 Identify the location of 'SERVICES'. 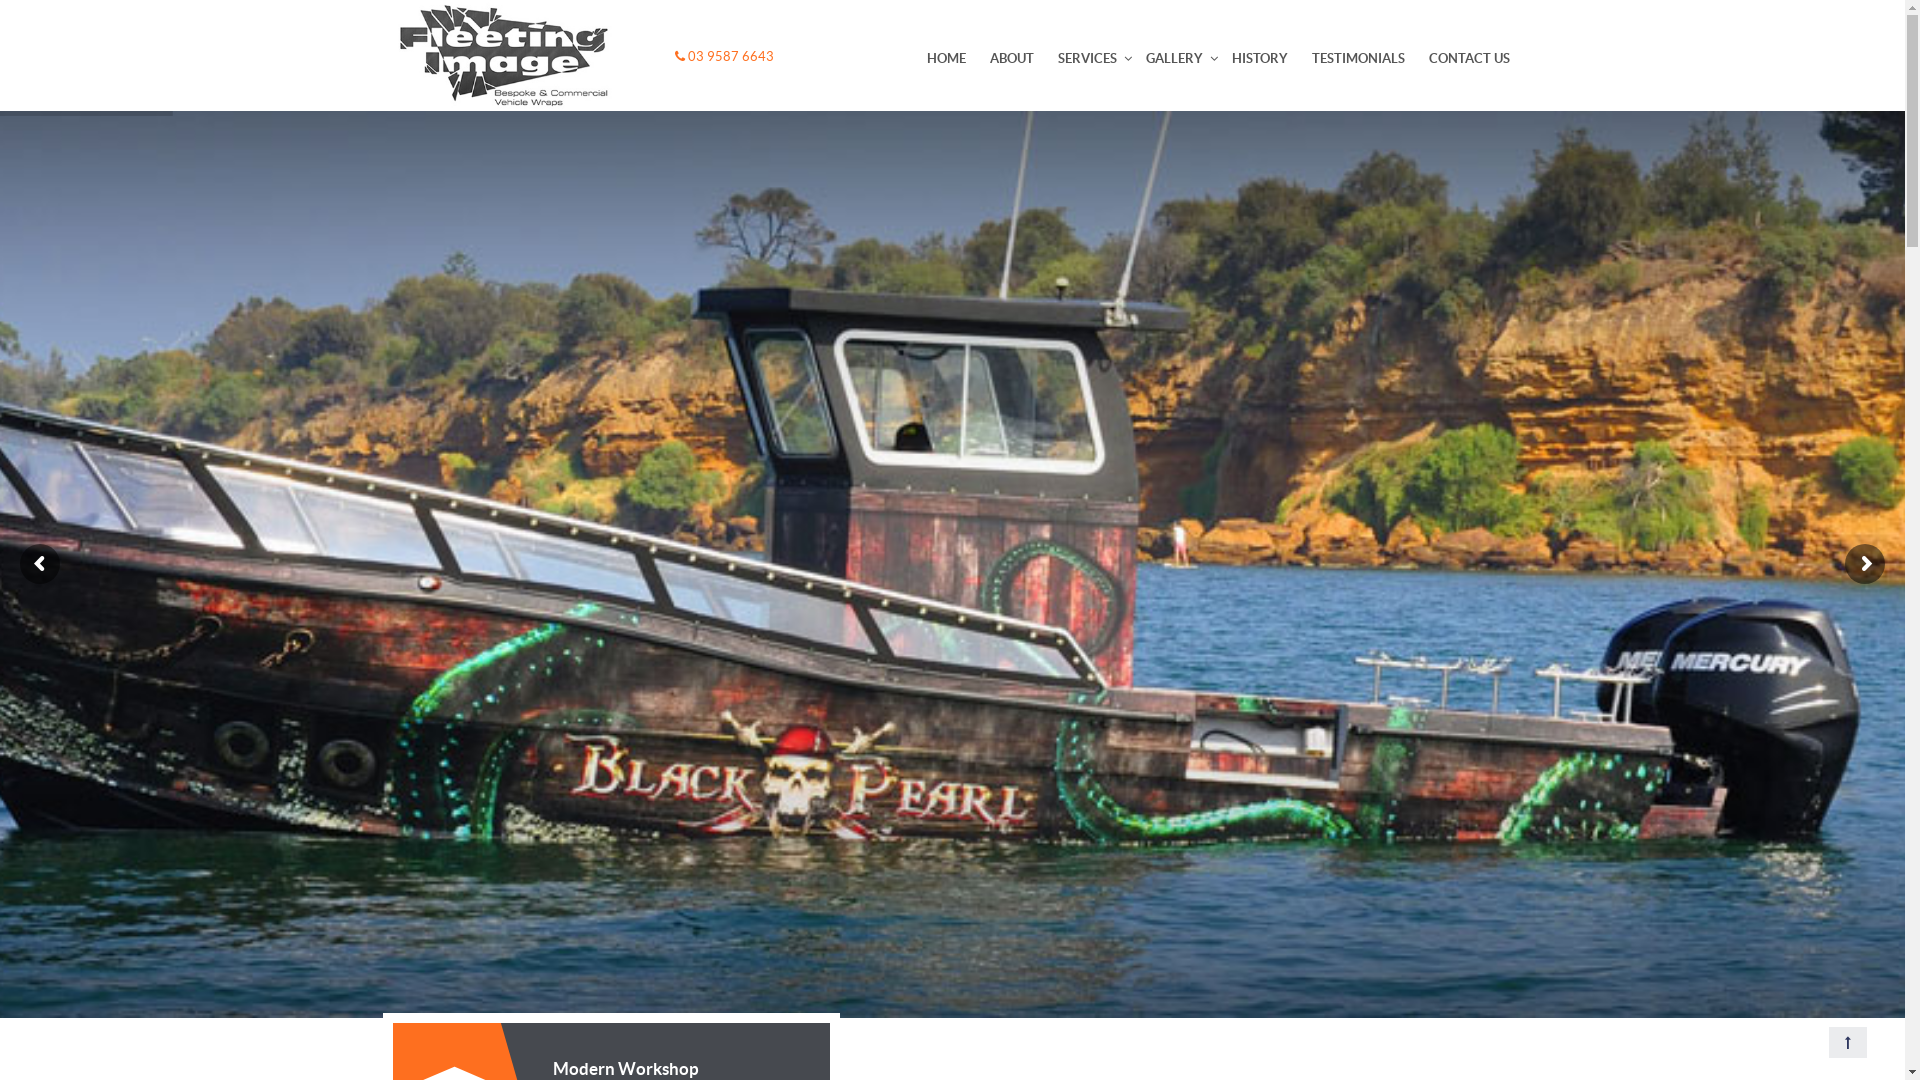
(1086, 57).